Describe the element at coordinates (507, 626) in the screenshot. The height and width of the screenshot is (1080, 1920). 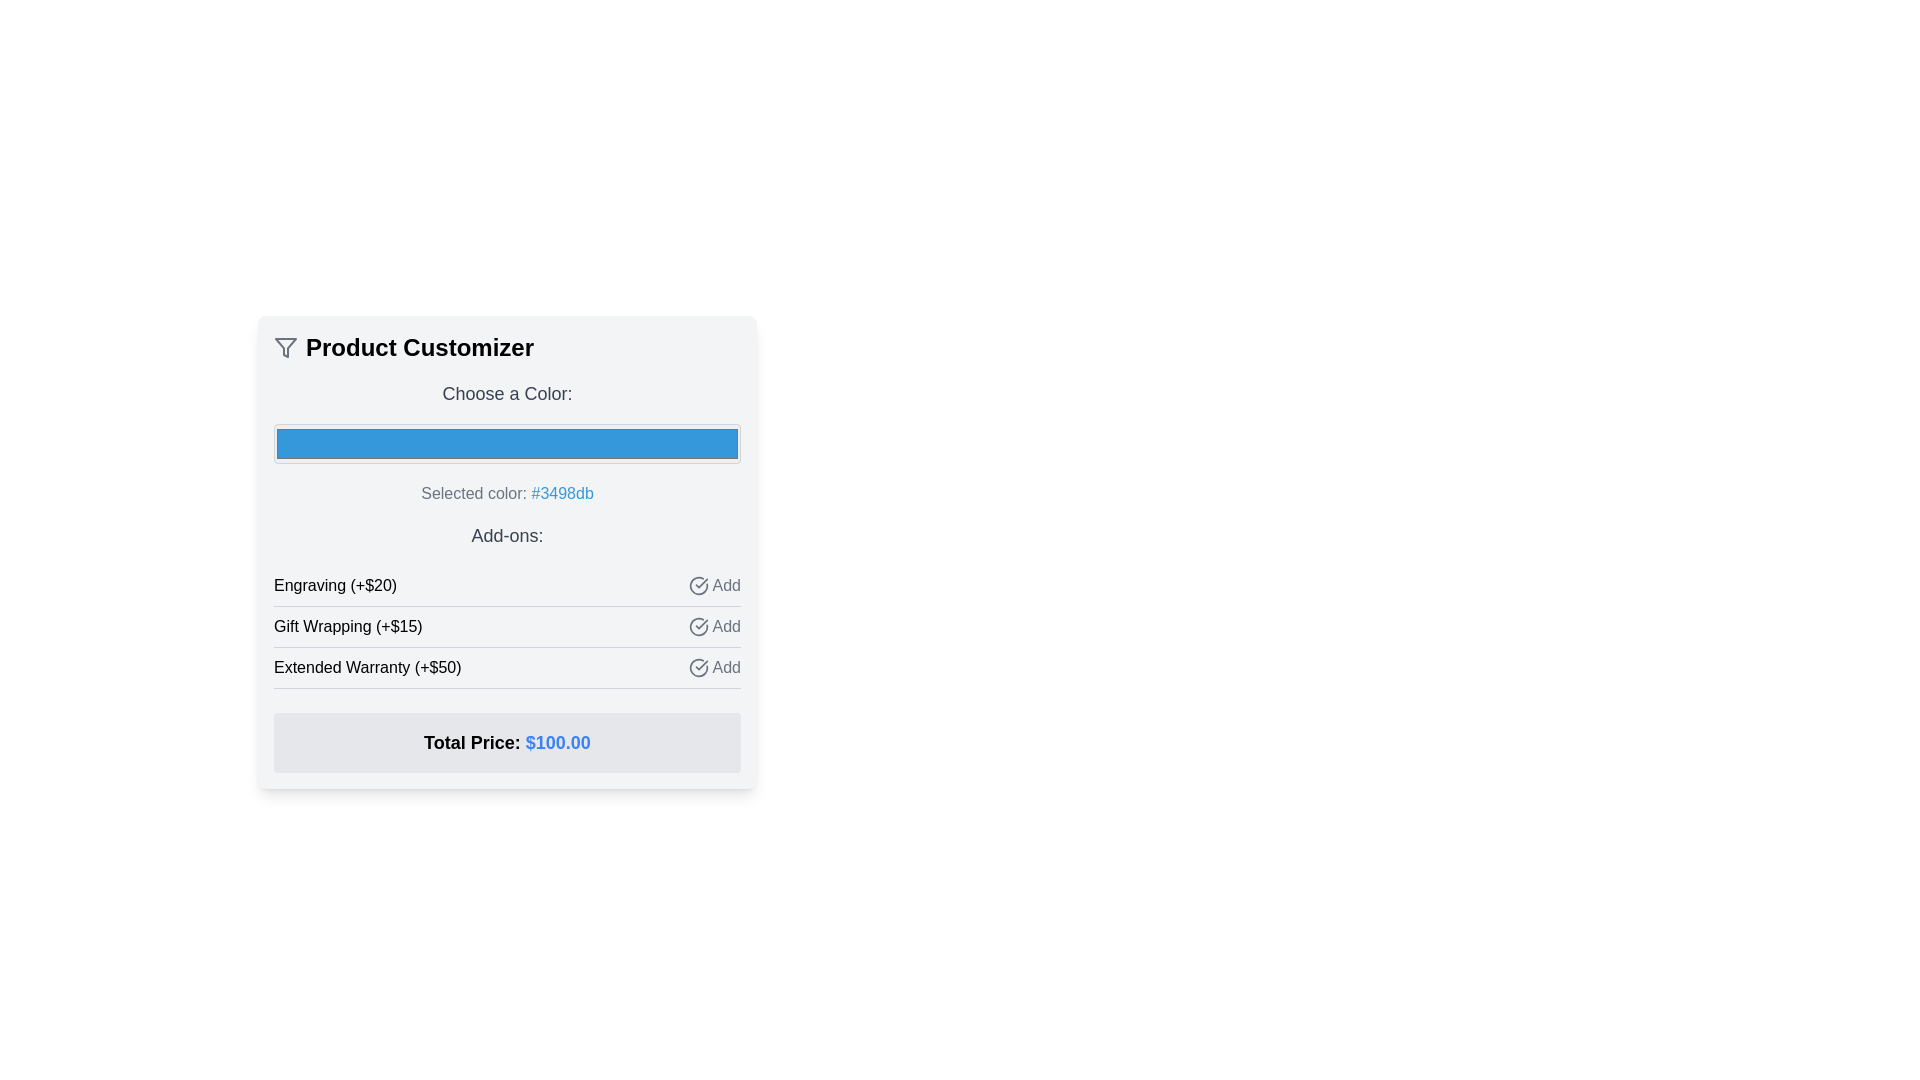
I see `the 'Add' button in the second option of the add-ons list` at that location.